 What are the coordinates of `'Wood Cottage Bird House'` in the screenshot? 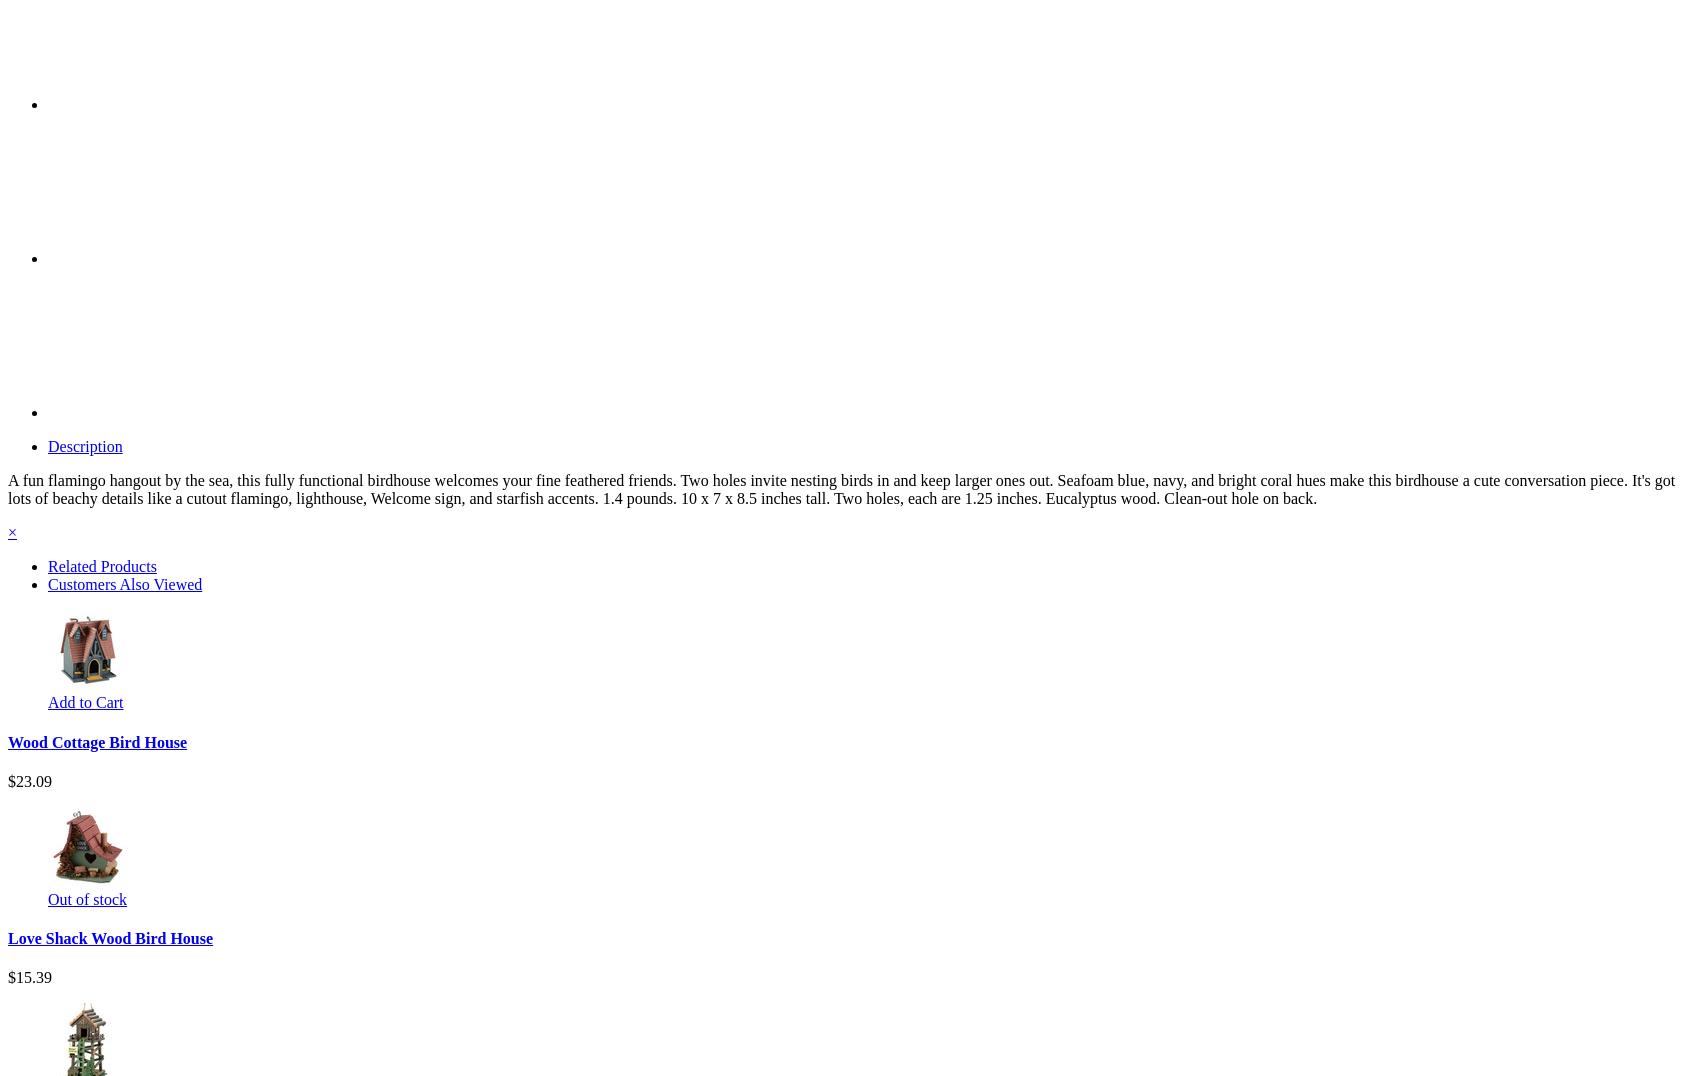 It's located at (7, 740).